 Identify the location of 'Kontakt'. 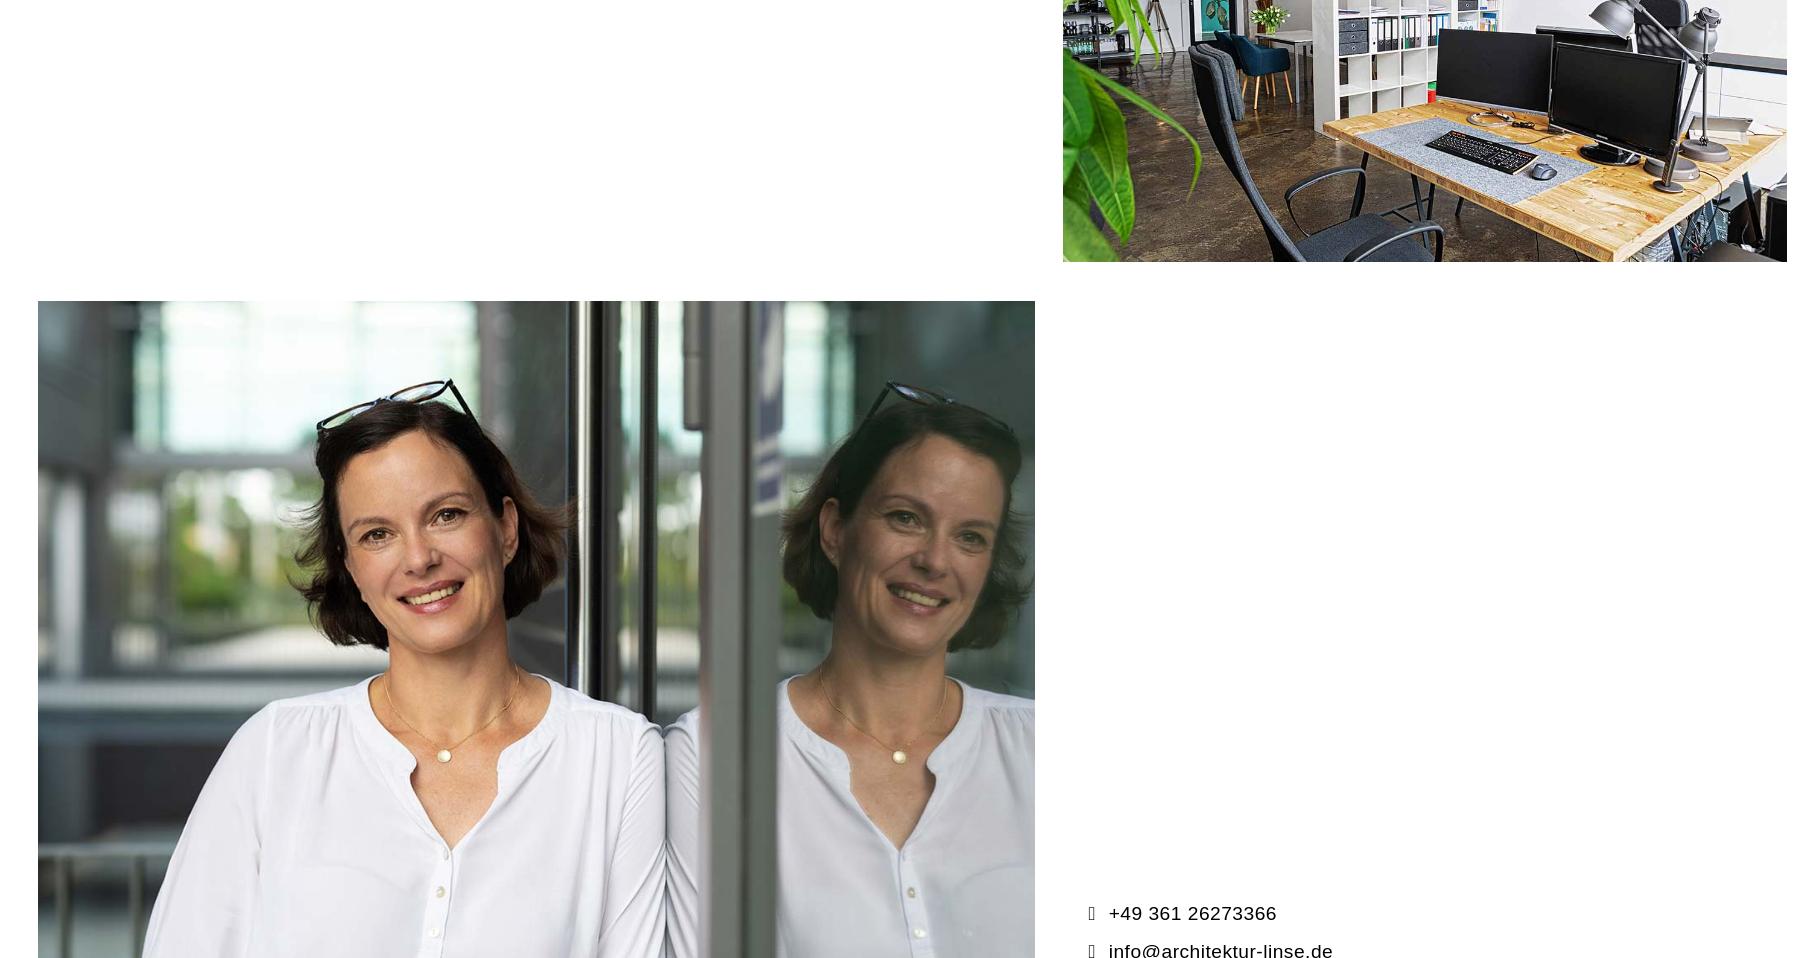
(36, 138).